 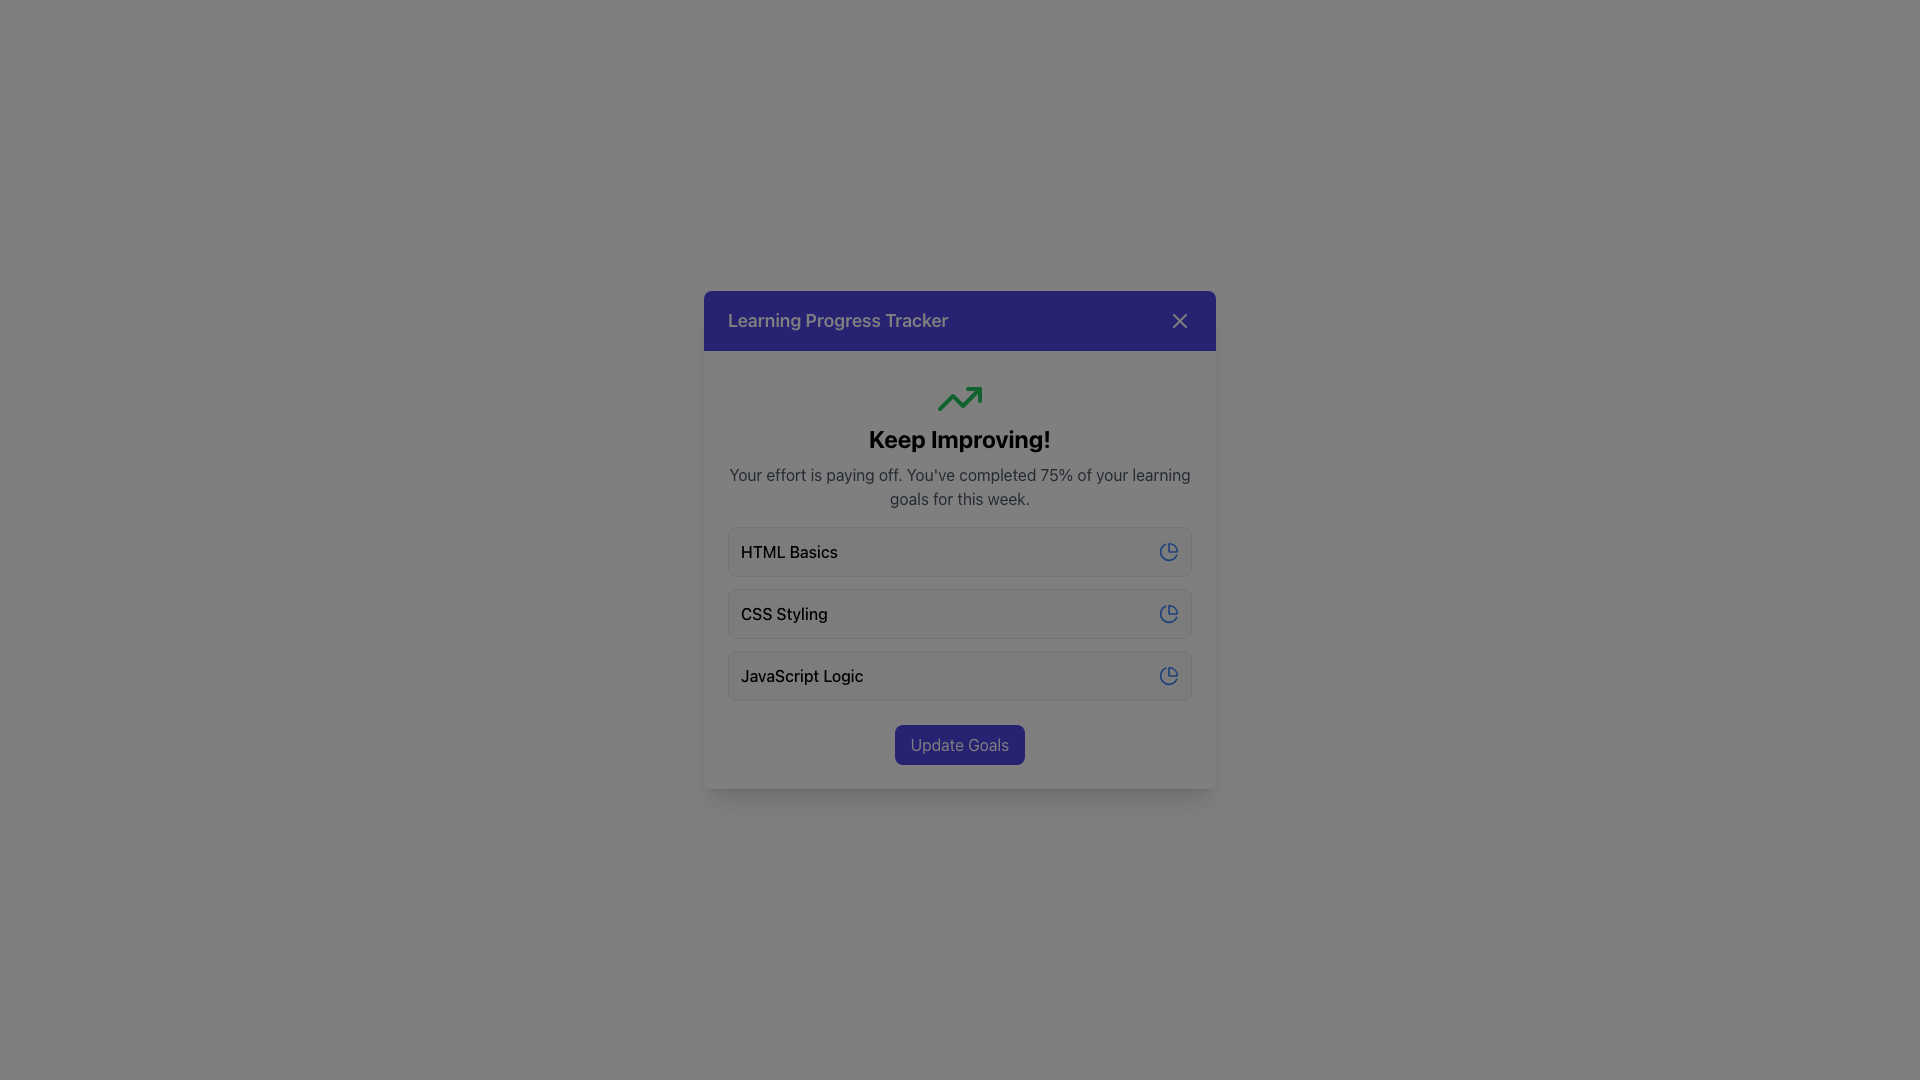 What do you see at coordinates (960, 398) in the screenshot?
I see `the green upward trend arrow icon located above the 'Keep Improving!' text and below the 'Learning Progress Tracker' title` at bounding box center [960, 398].